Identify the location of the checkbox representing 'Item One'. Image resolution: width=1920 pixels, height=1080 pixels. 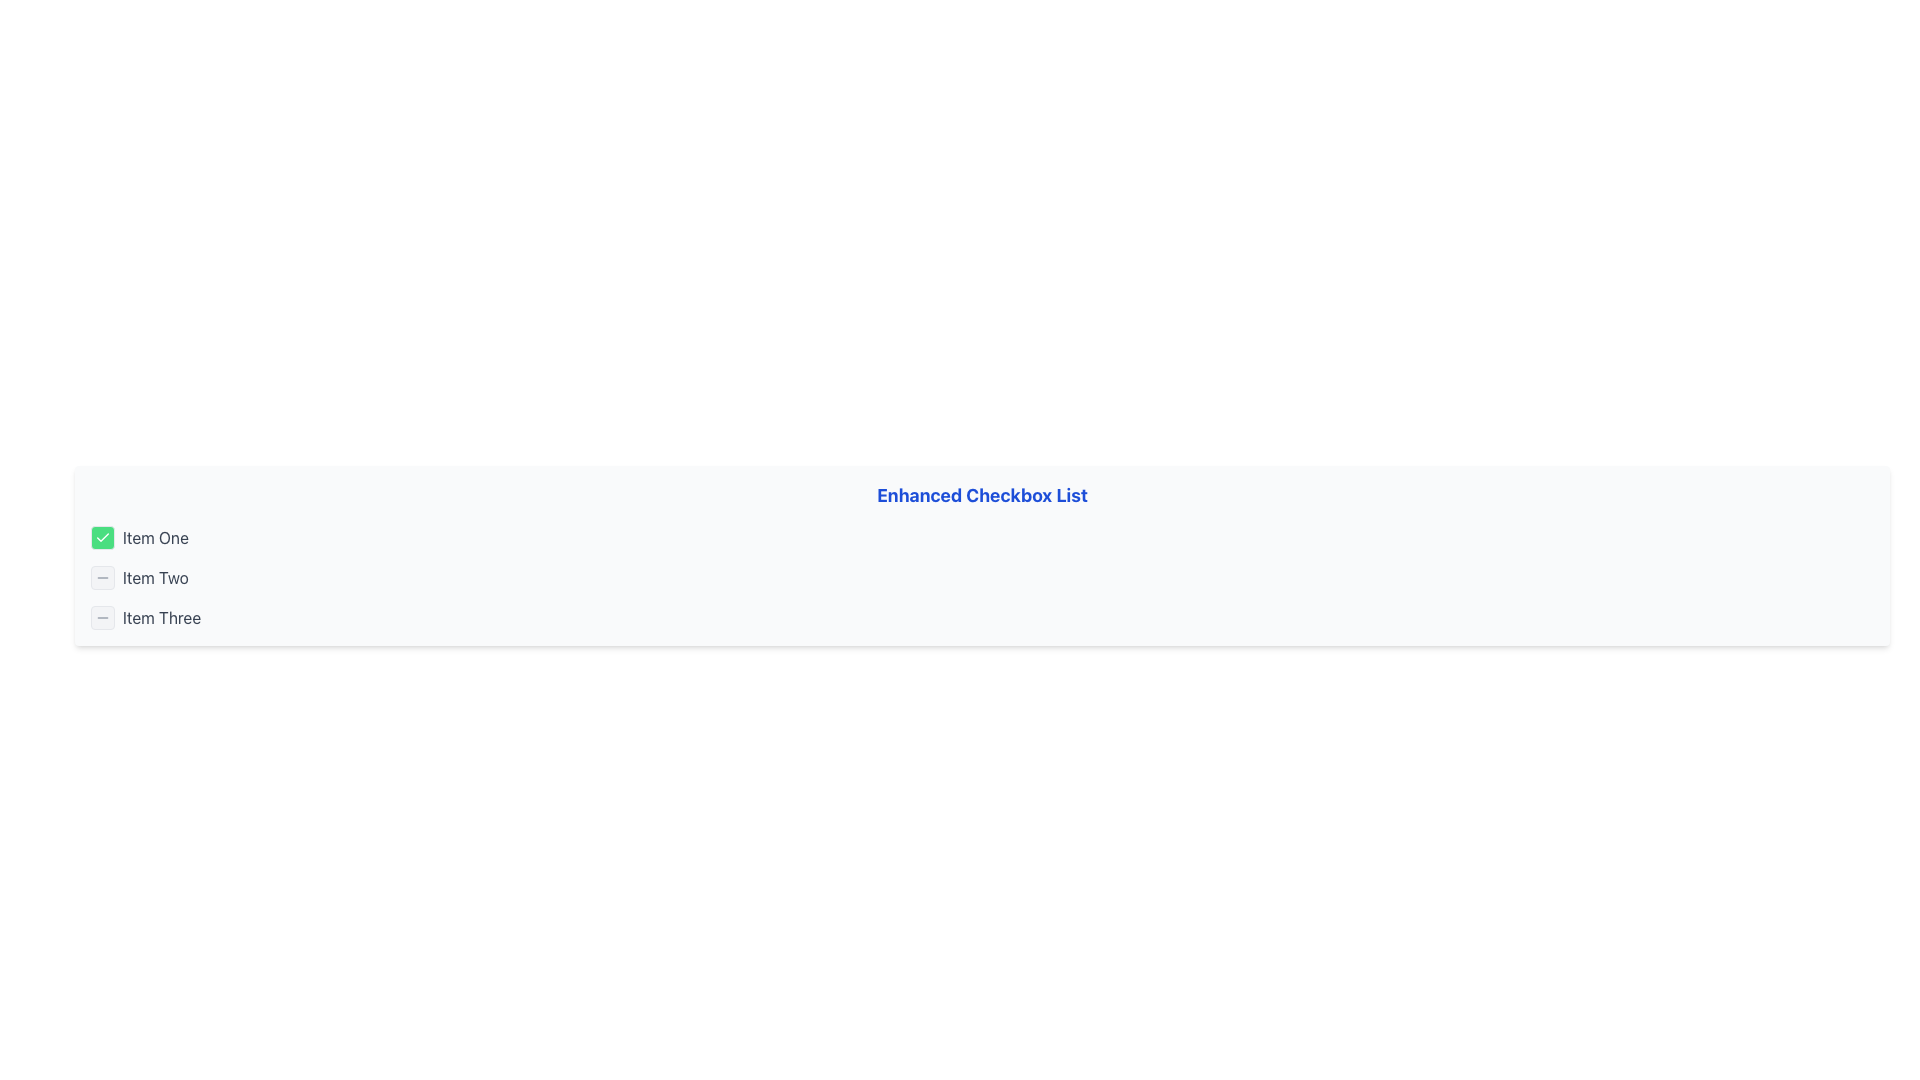
(101, 536).